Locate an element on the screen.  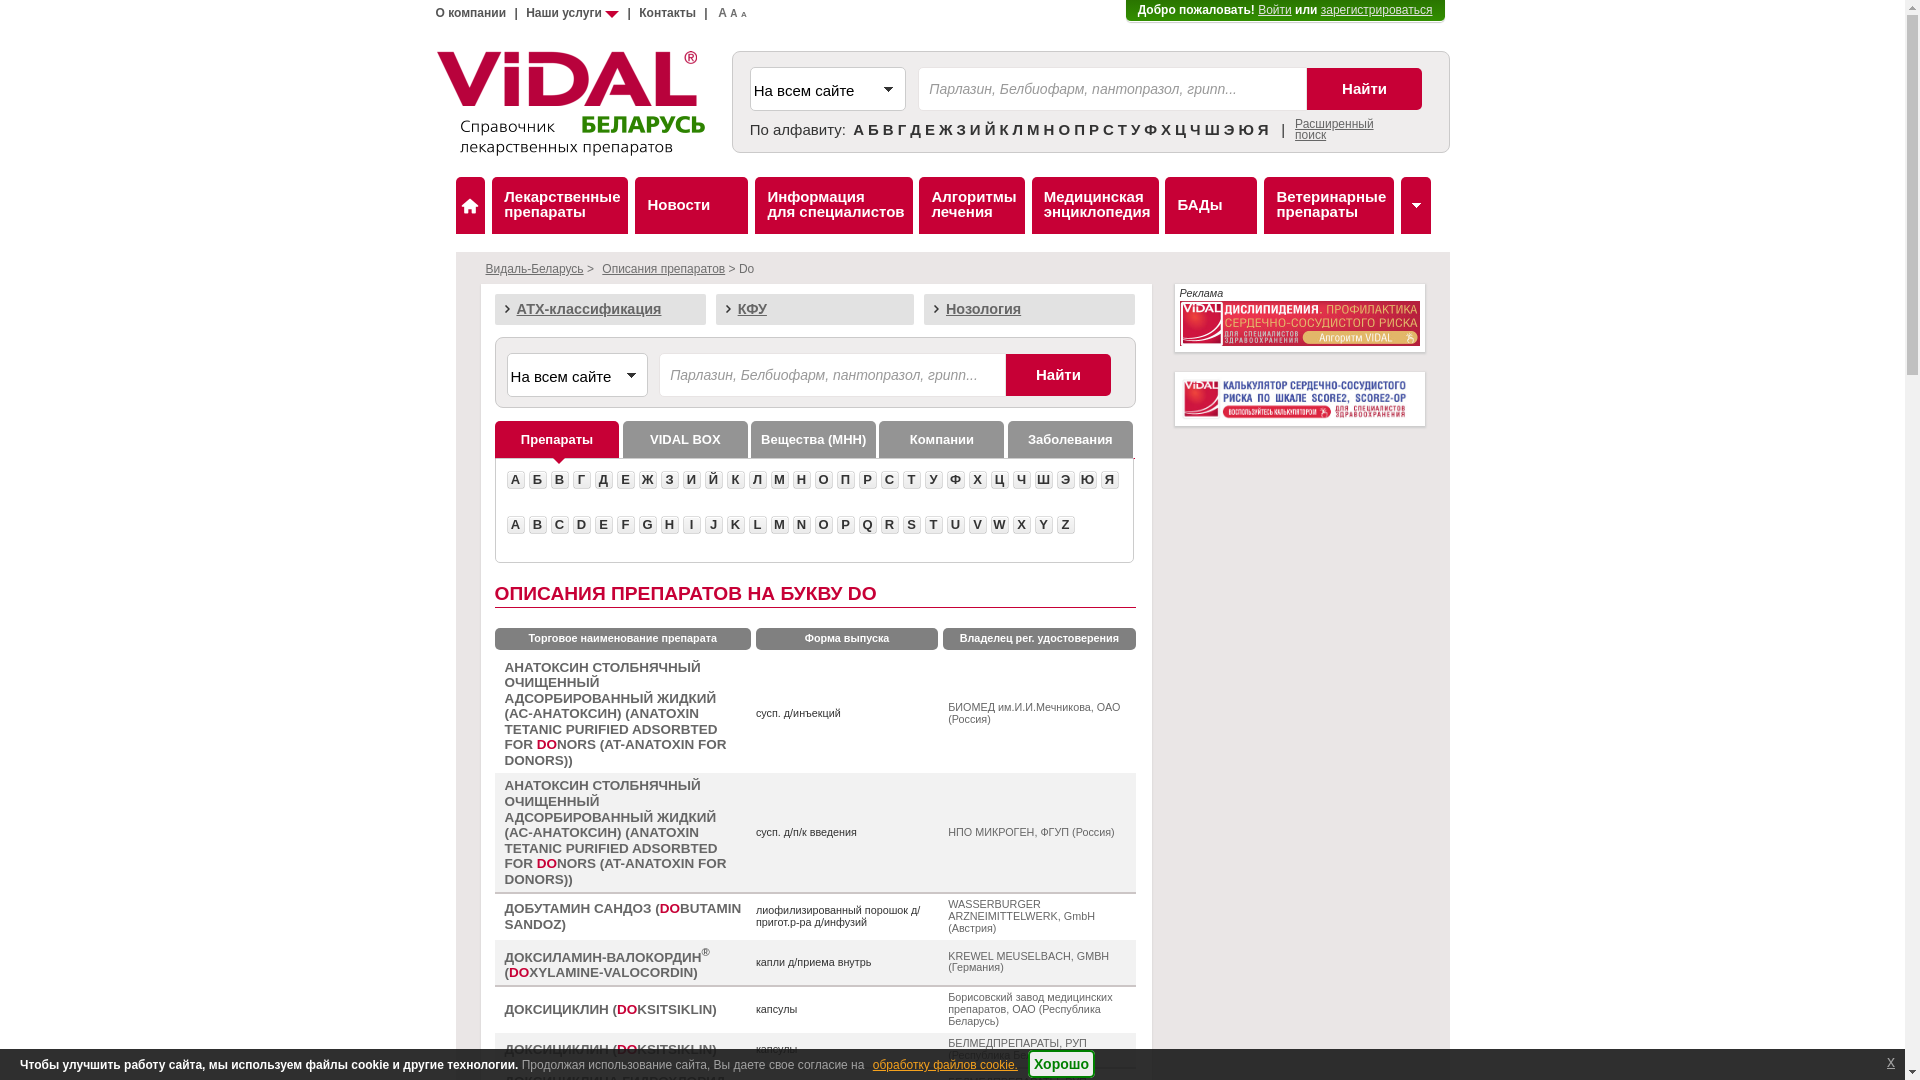
'H' is located at coordinates (668, 523).